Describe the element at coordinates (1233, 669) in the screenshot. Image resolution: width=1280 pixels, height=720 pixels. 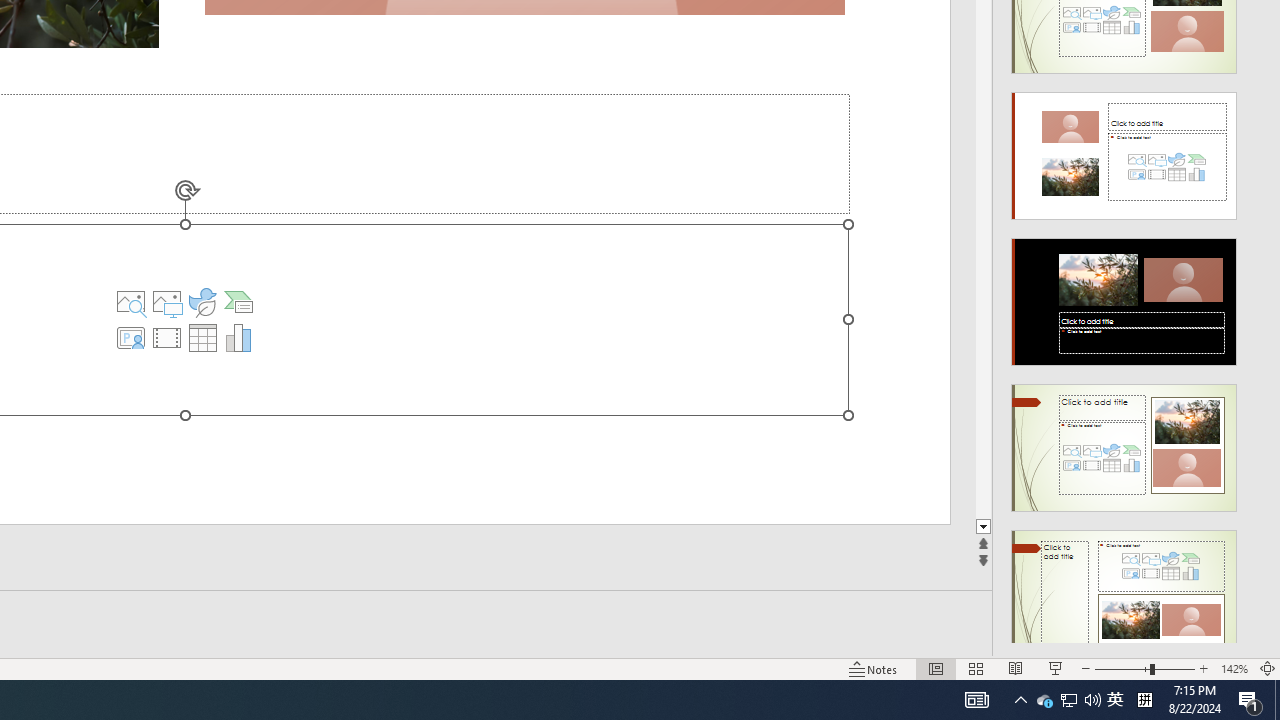
I see `'Zoom 142%'` at that location.